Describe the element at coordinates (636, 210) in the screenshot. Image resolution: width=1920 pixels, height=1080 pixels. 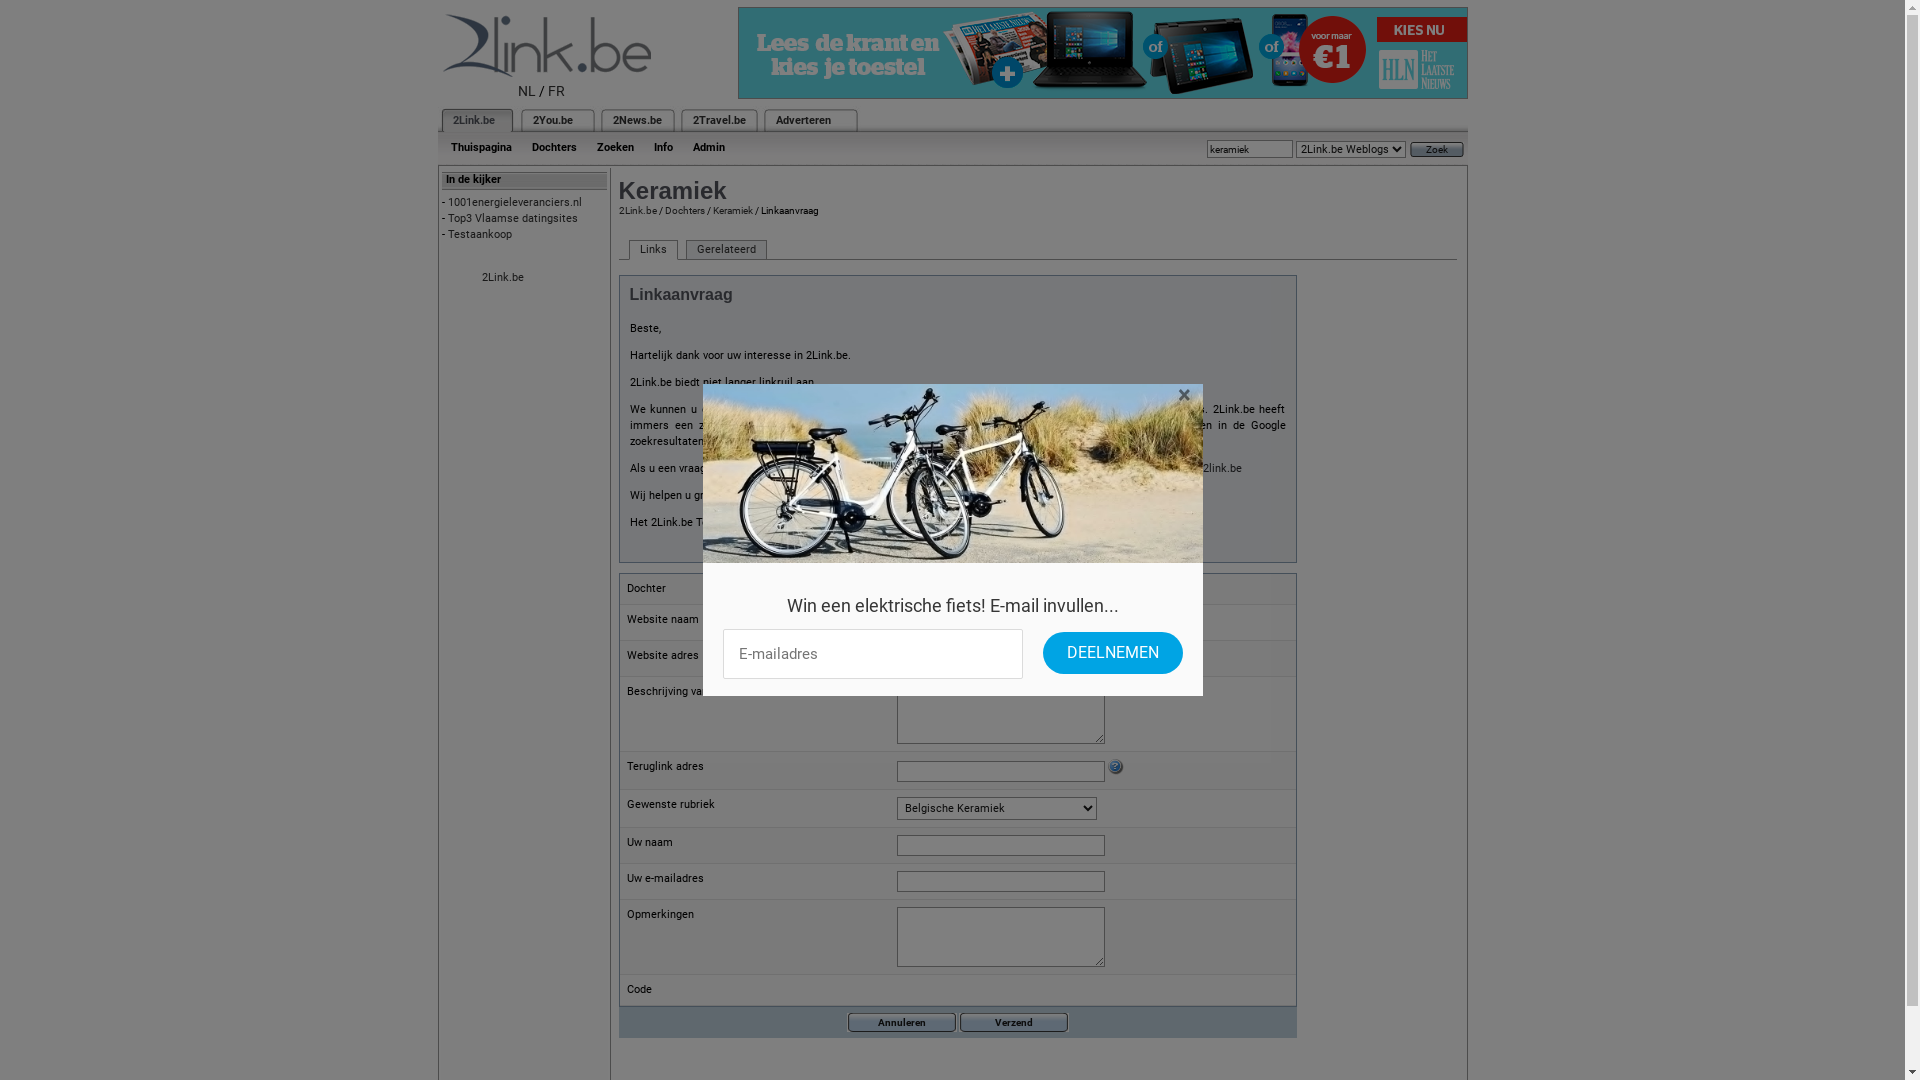
I see `'2Link.be'` at that location.